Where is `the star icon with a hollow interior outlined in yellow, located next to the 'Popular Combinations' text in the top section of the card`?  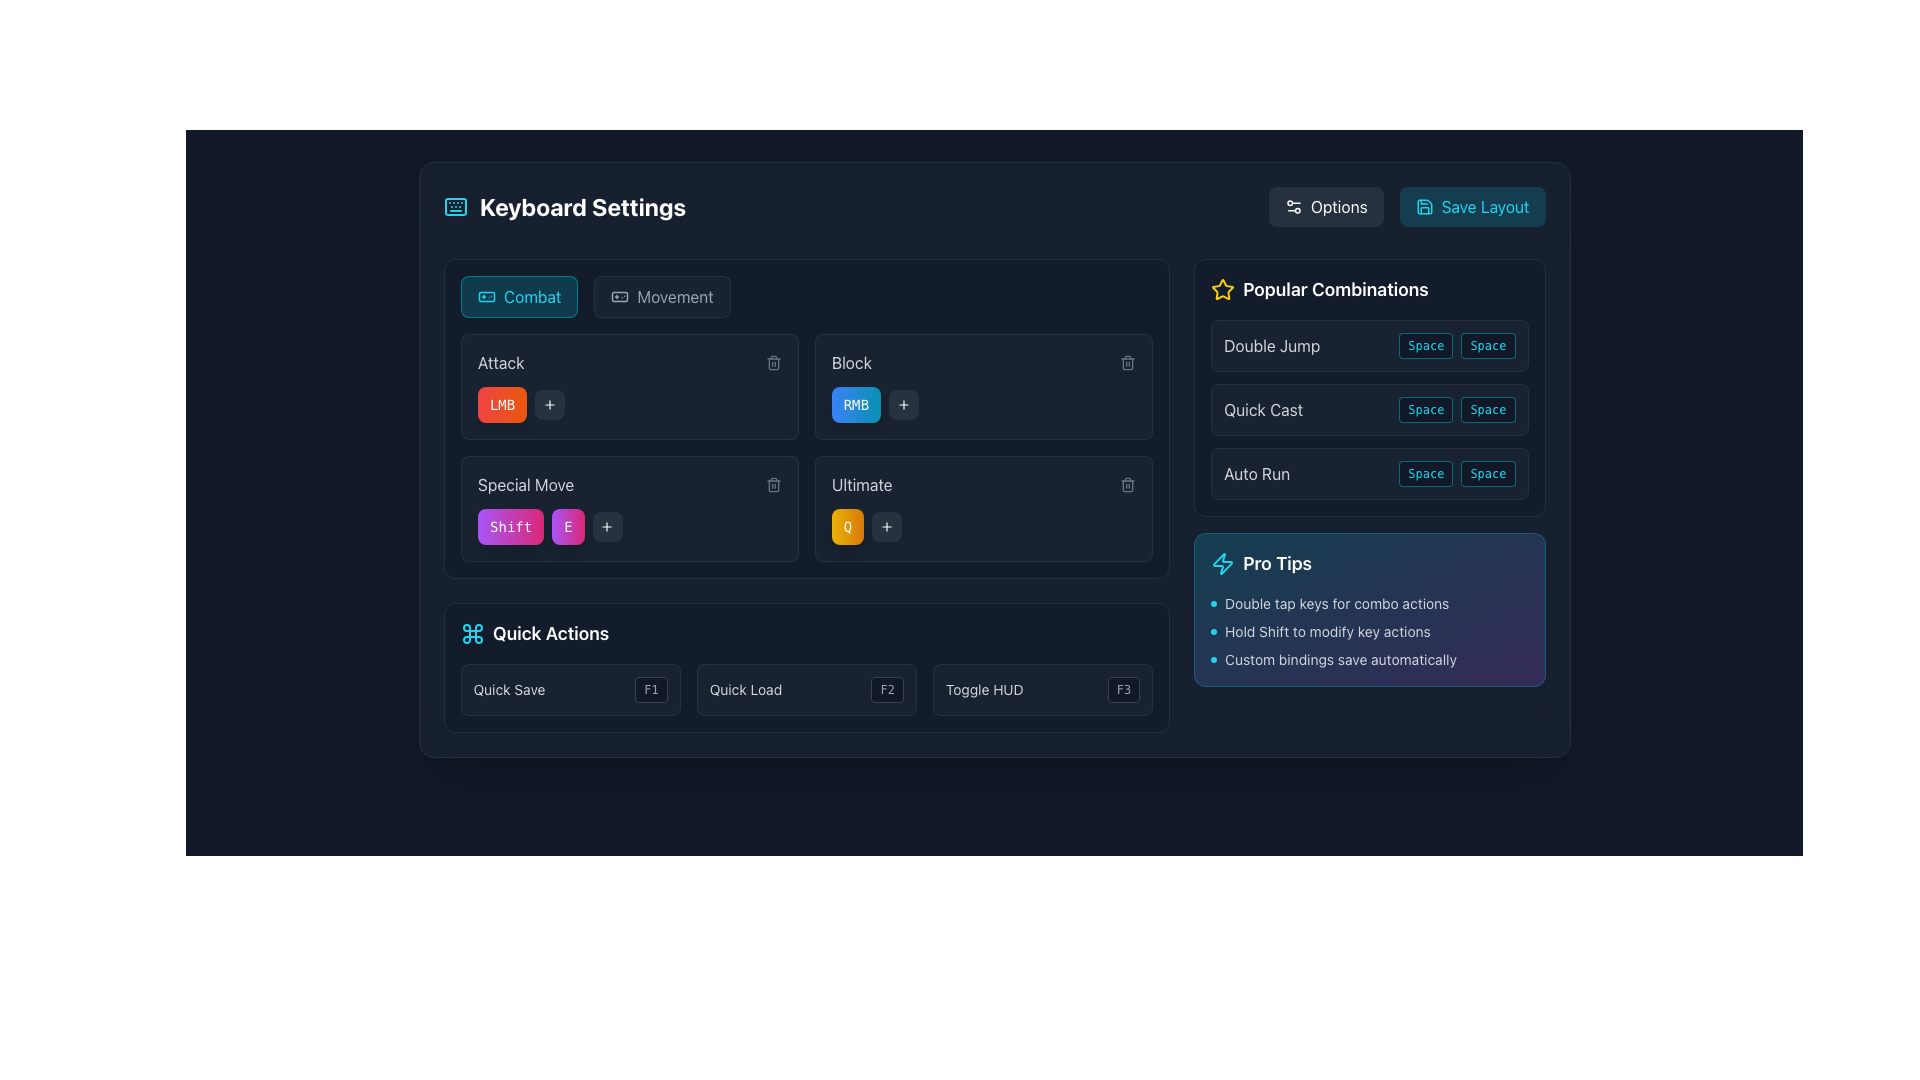
the star icon with a hollow interior outlined in yellow, located next to the 'Popular Combinations' text in the top section of the card is located at coordinates (1222, 289).